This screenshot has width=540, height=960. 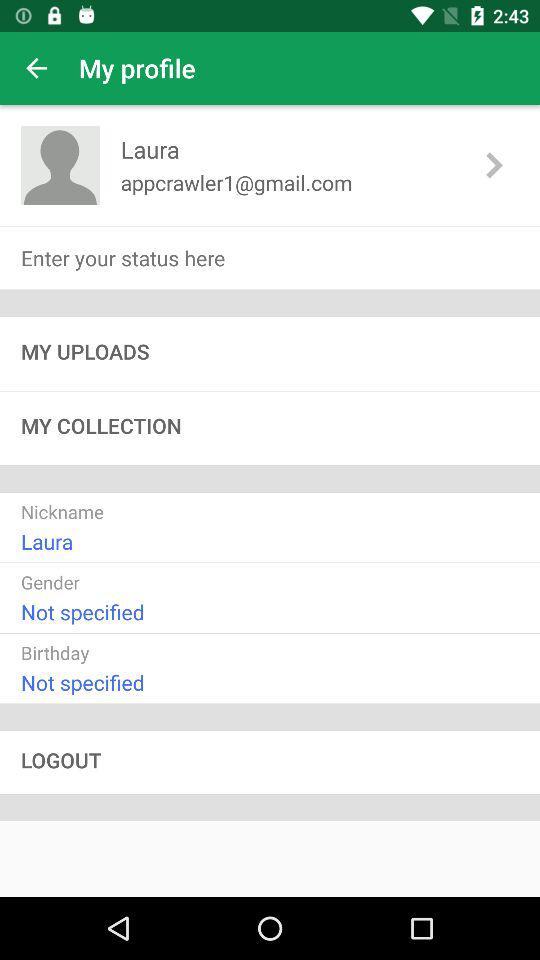 What do you see at coordinates (36, 68) in the screenshot?
I see `app next to my profile` at bounding box center [36, 68].